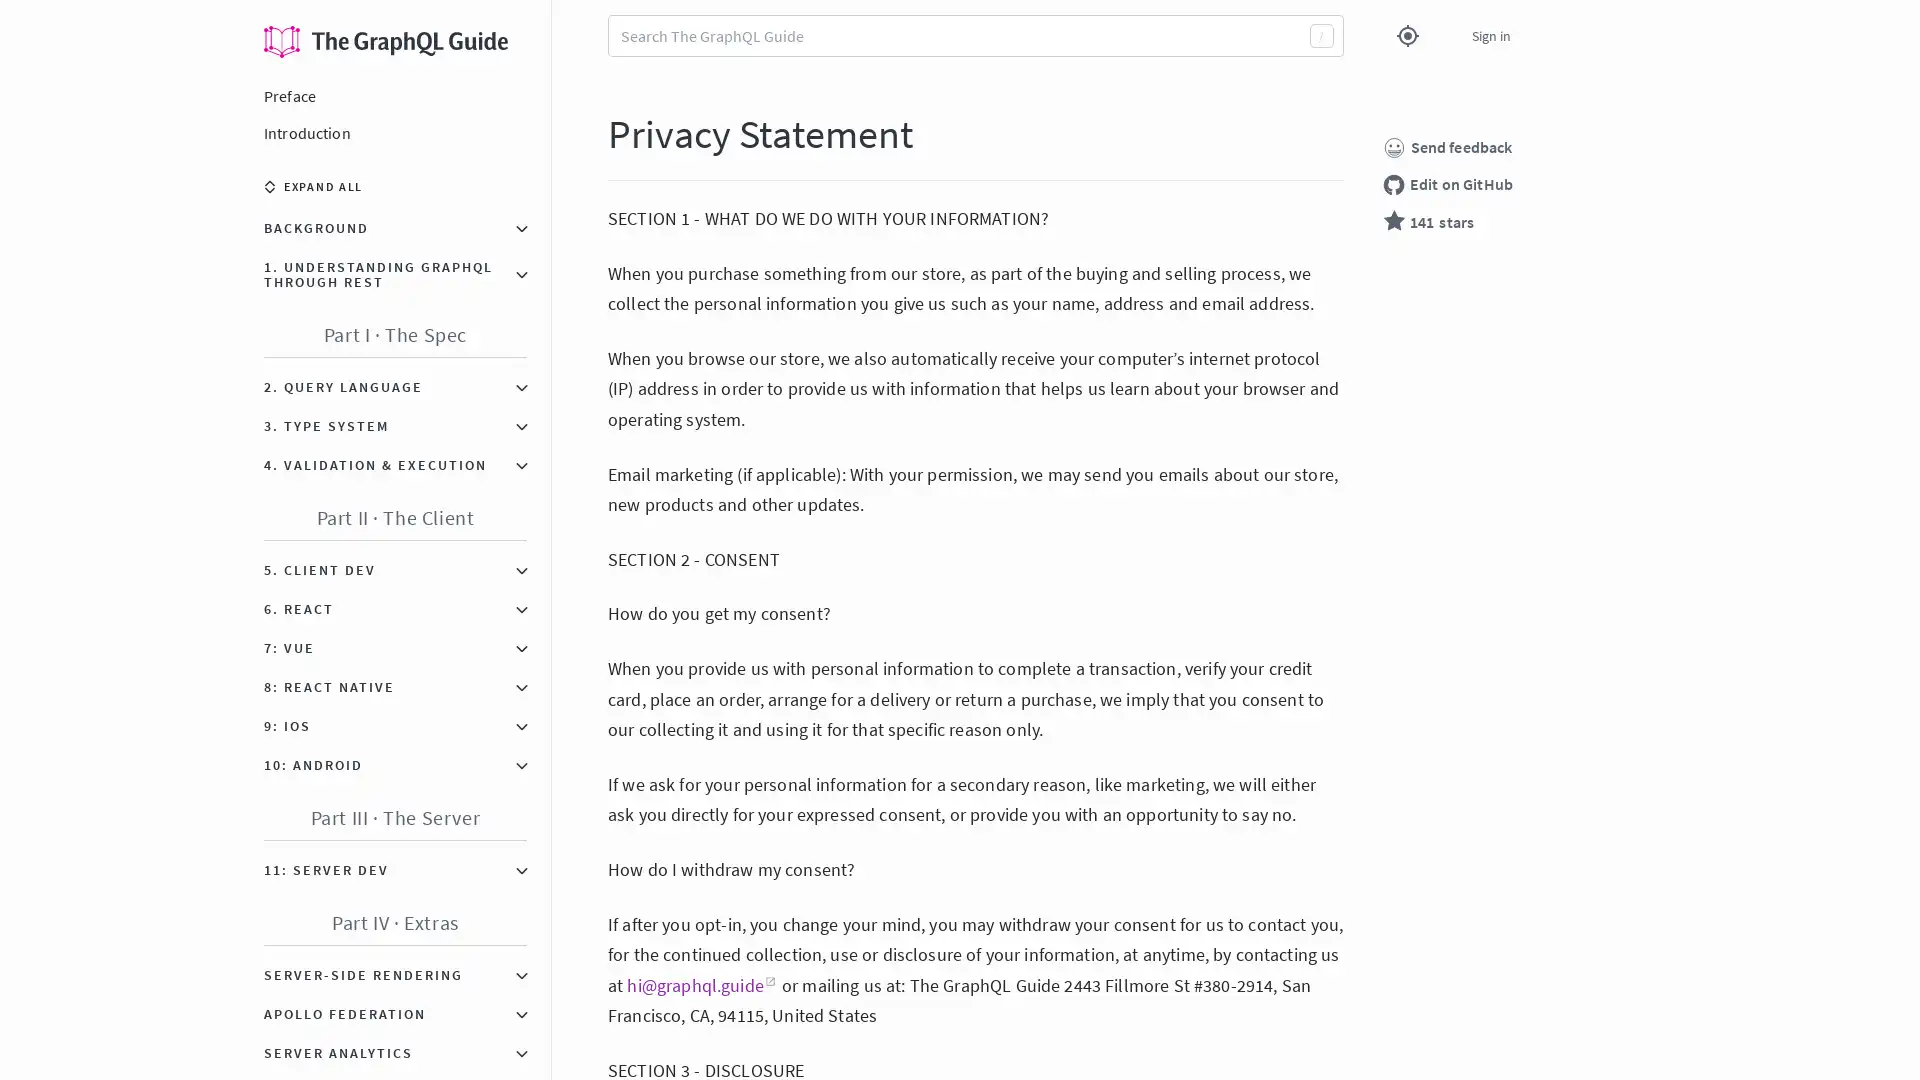 Image resolution: width=1920 pixels, height=1080 pixels. What do you see at coordinates (1491, 35) in the screenshot?
I see `Sign in` at bounding box center [1491, 35].